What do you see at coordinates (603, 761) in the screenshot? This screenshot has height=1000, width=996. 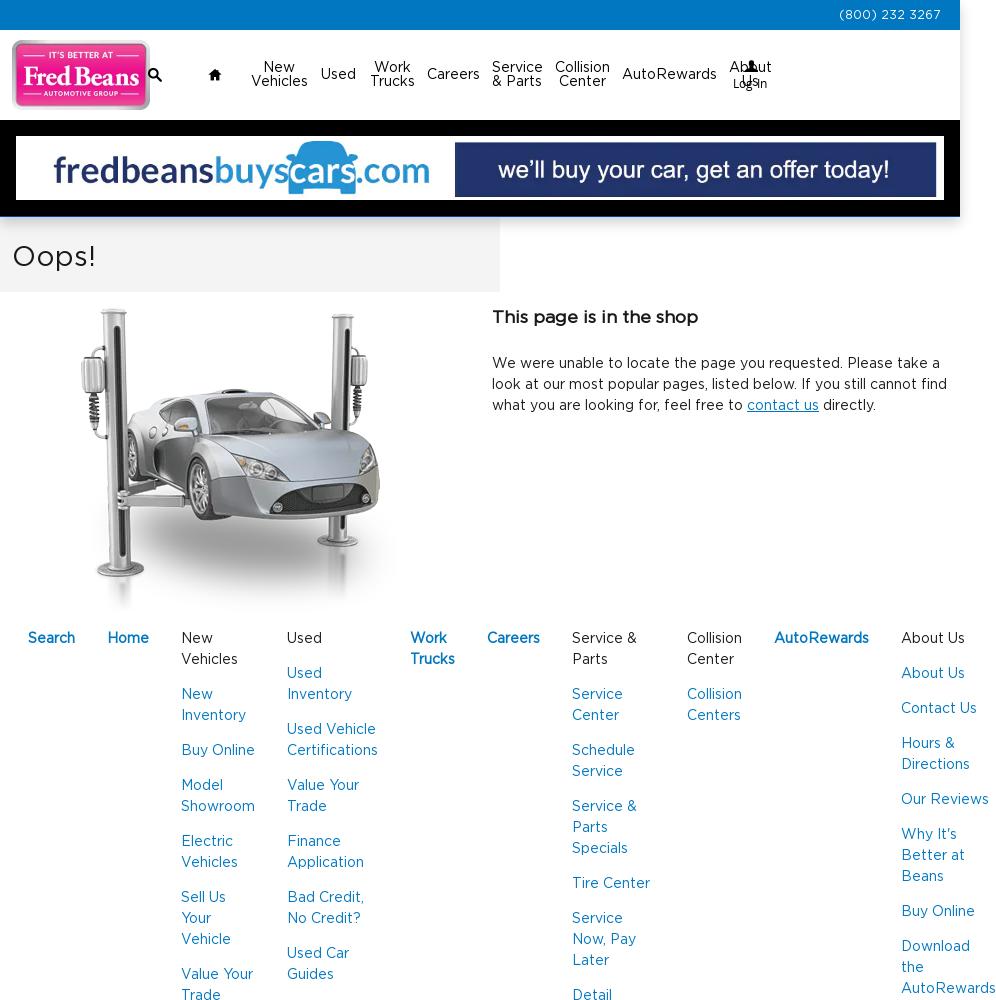 I see `'Schedule Service'` at bounding box center [603, 761].